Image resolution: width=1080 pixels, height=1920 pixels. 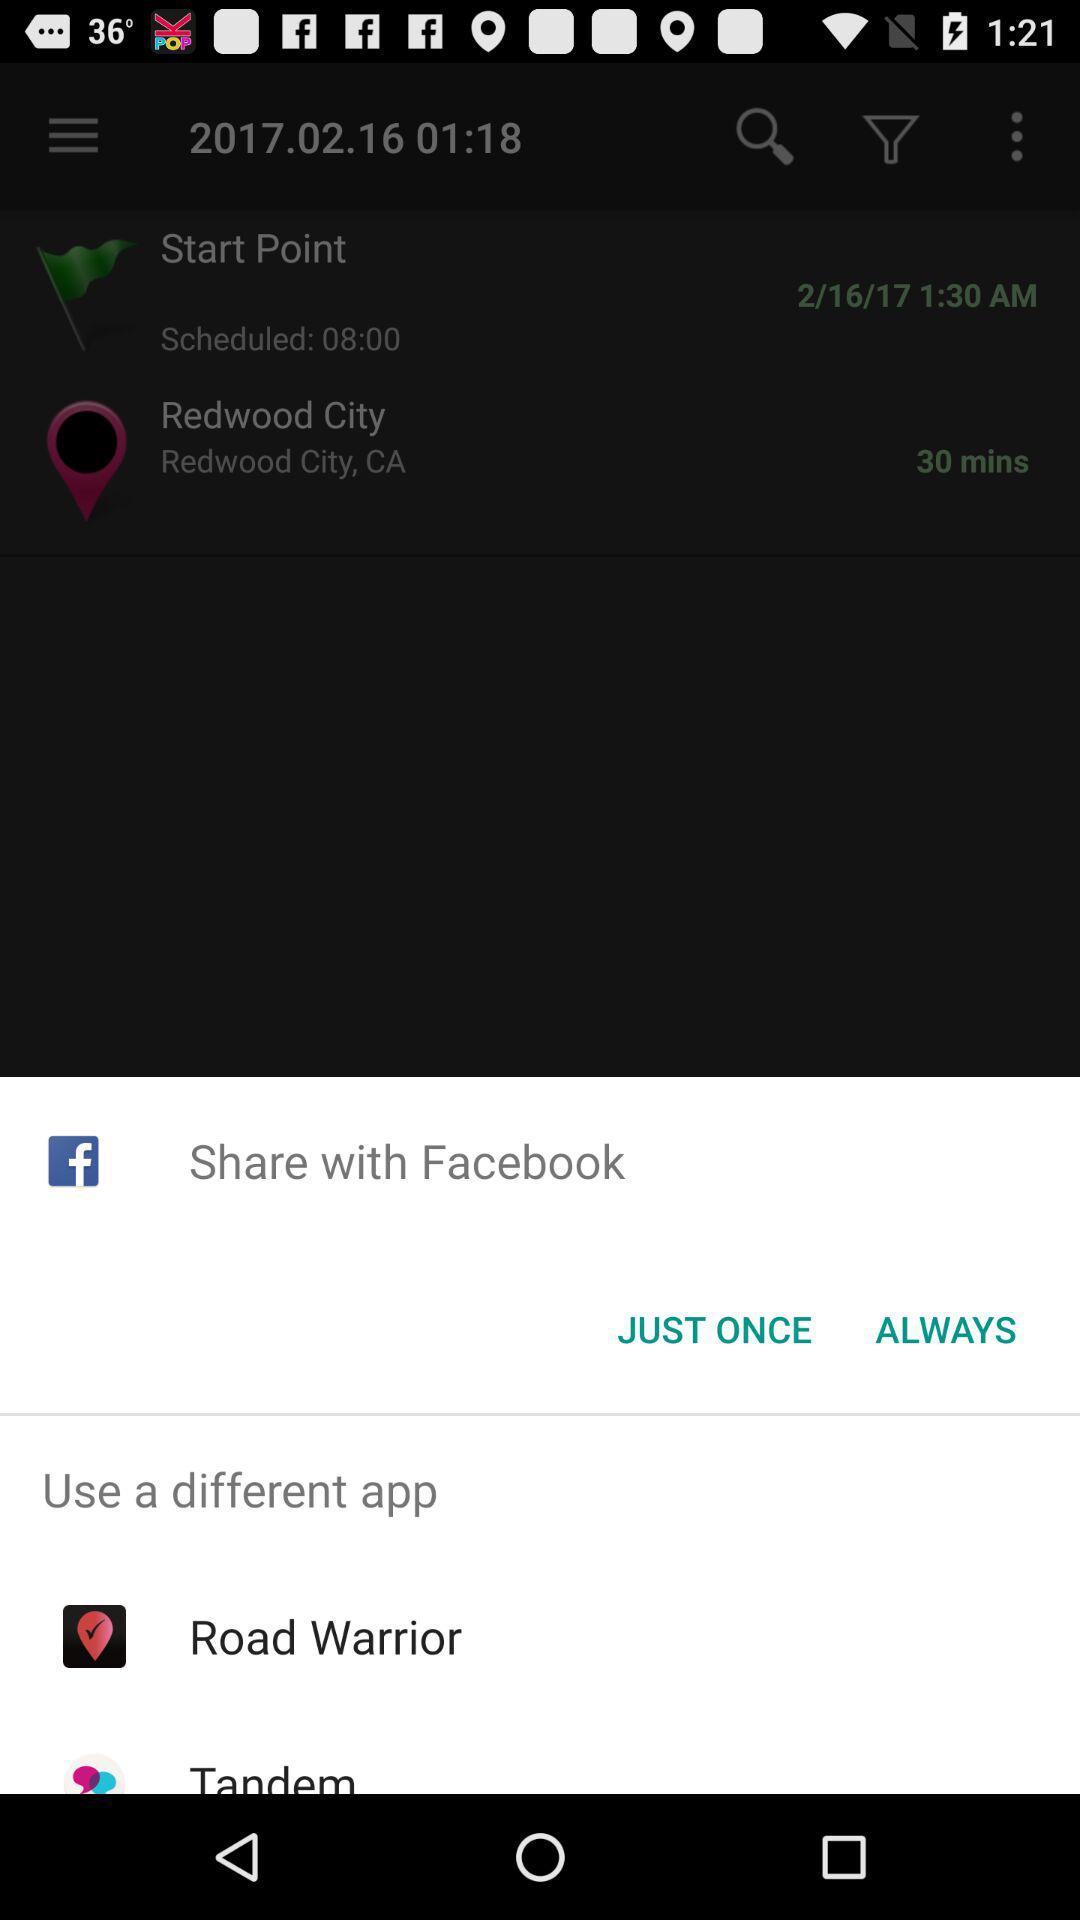 I want to click on the icon next to always icon, so click(x=713, y=1329).